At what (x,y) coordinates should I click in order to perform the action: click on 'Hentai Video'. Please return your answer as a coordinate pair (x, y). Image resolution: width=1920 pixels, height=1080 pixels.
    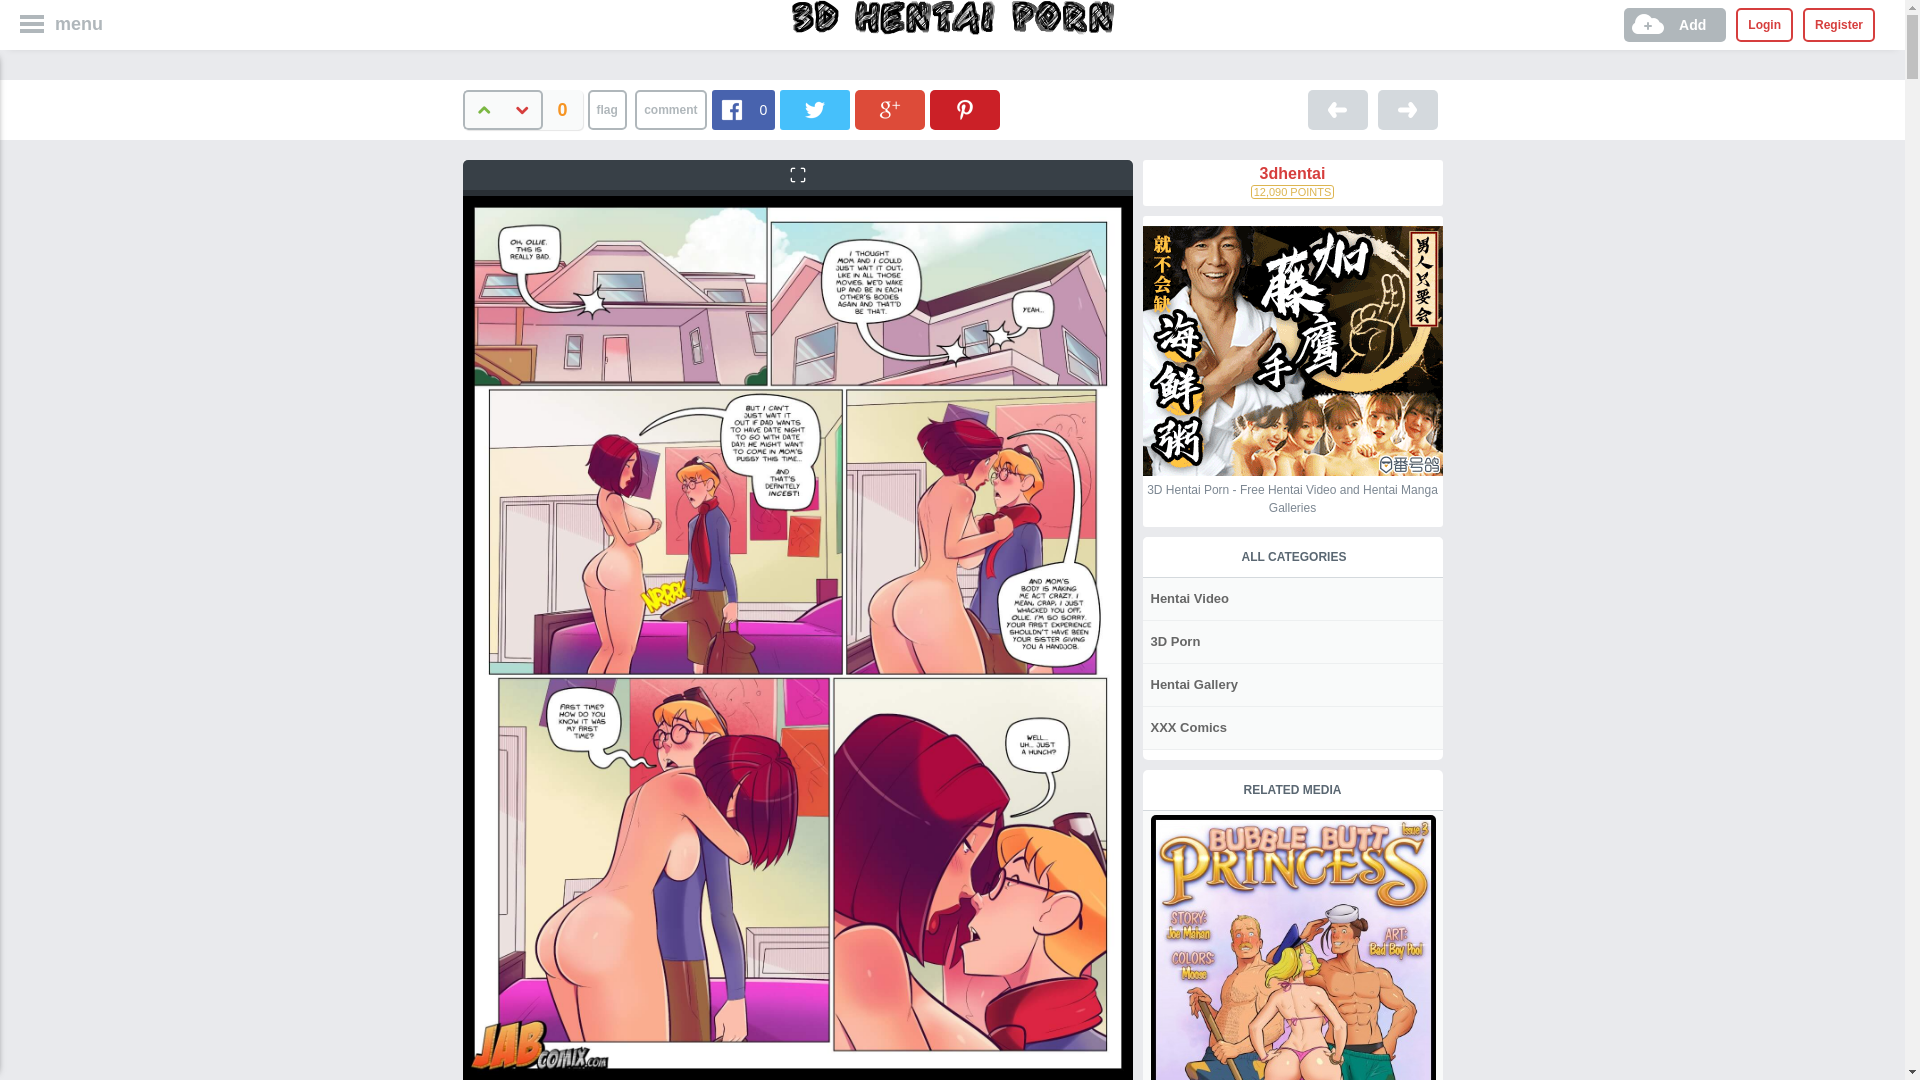
    Looking at the image, I should click on (1188, 597).